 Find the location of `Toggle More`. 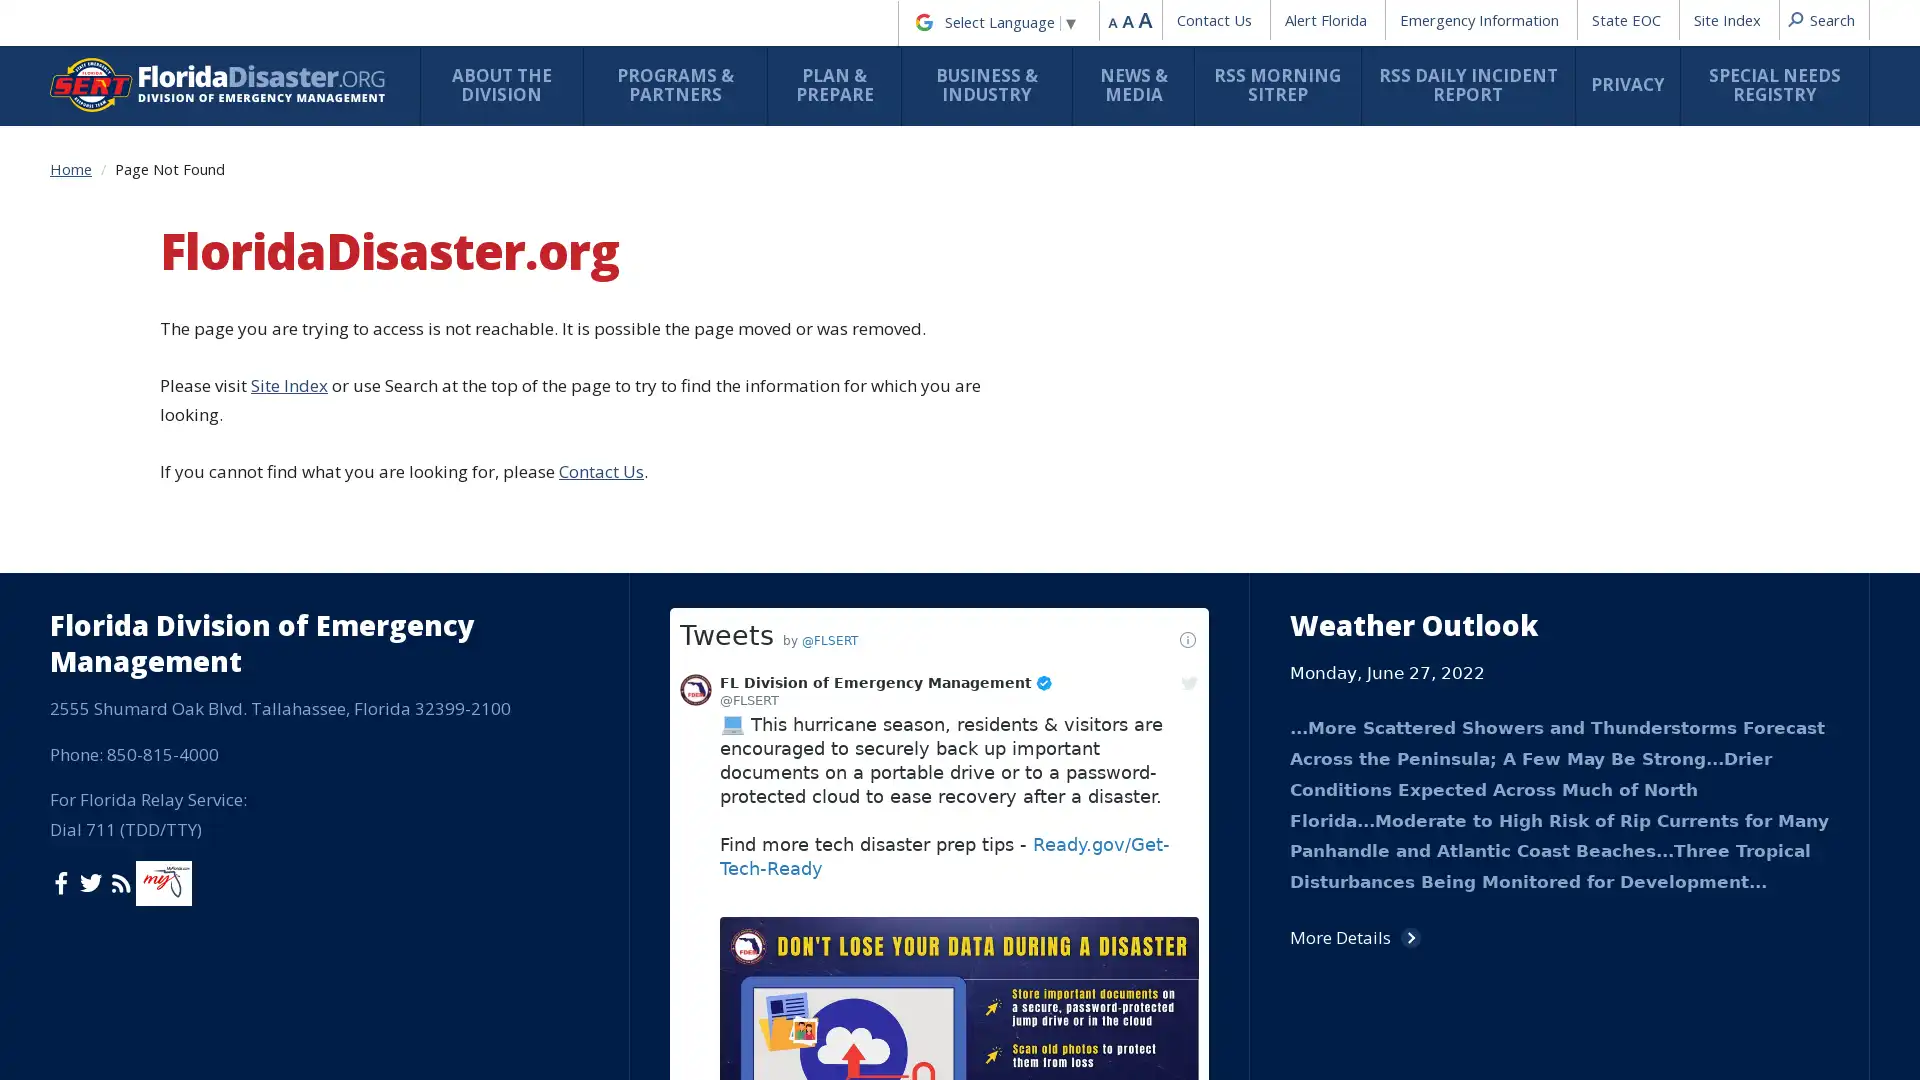

Toggle More is located at coordinates (600, 379).